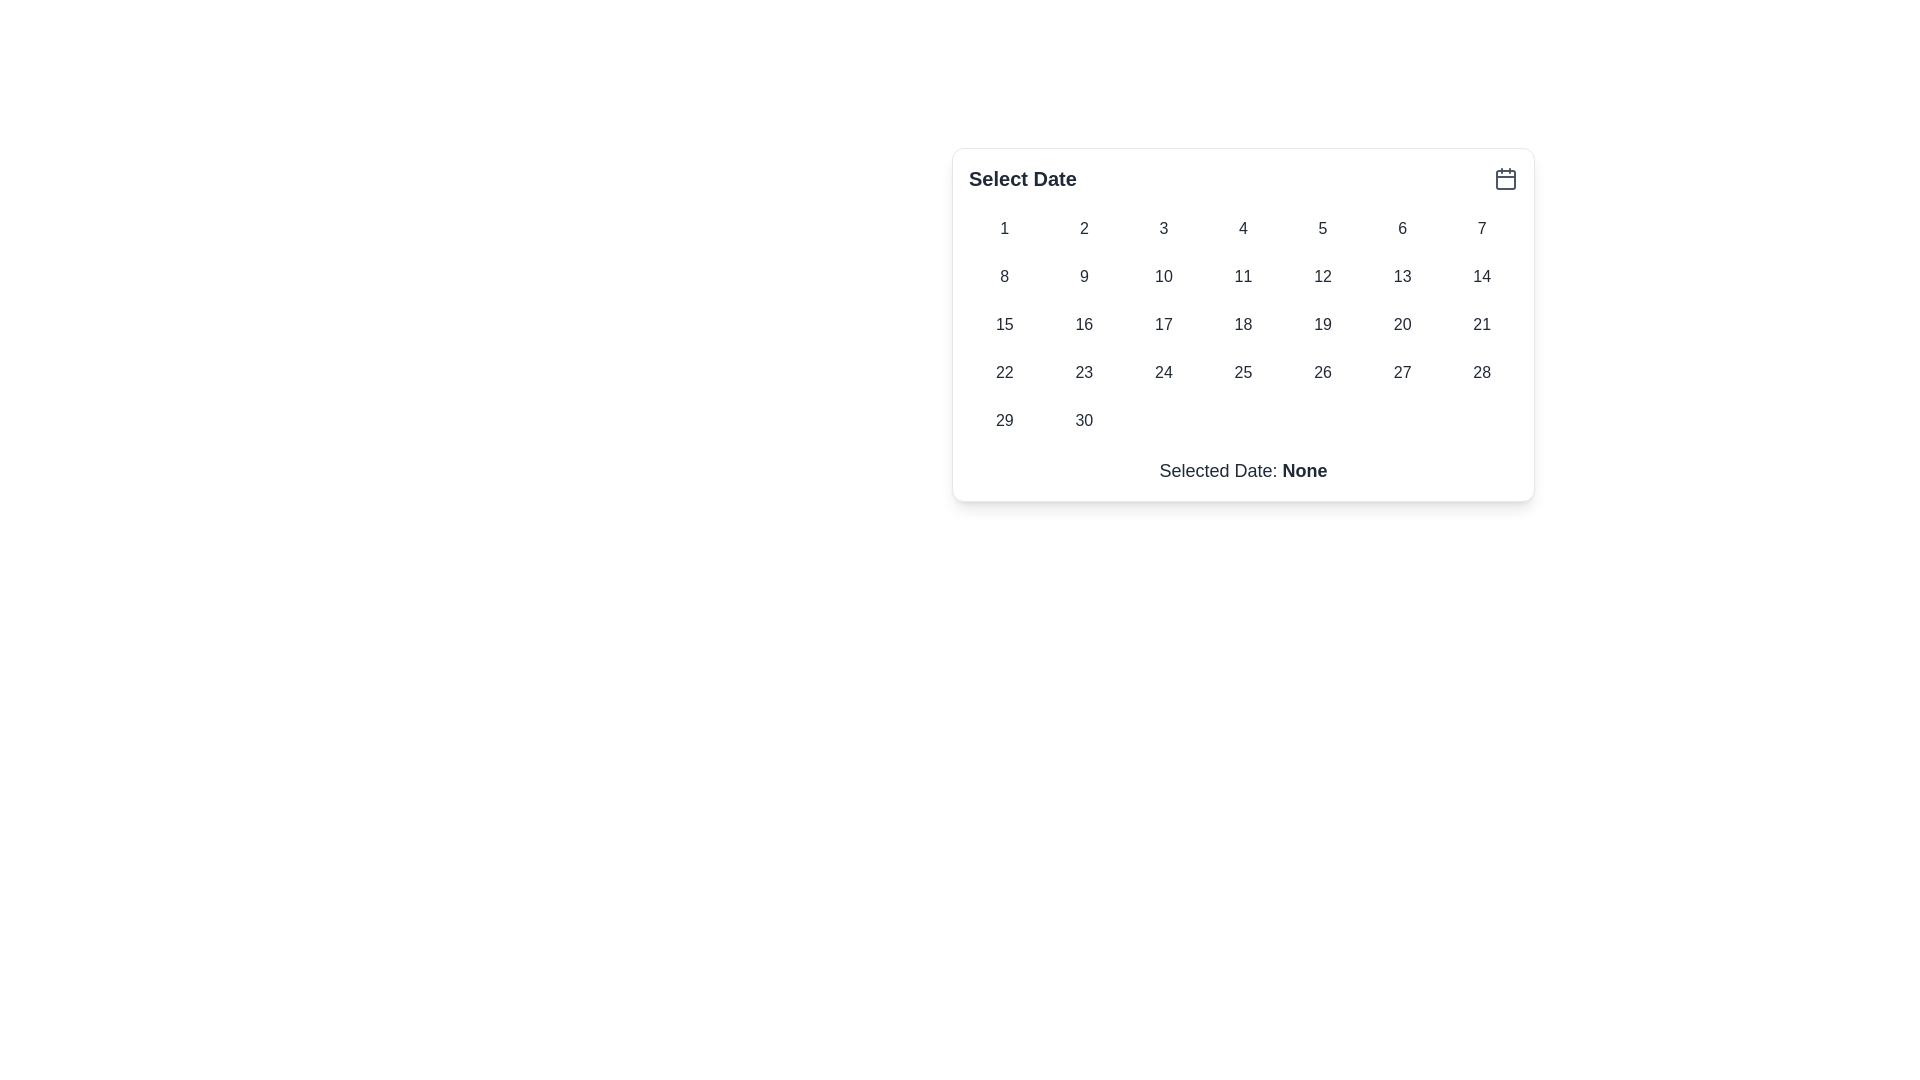 The width and height of the screenshot is (1920, 1080). I want to click on the button labeled '17' in the calendar grid, so click(1163, 323).